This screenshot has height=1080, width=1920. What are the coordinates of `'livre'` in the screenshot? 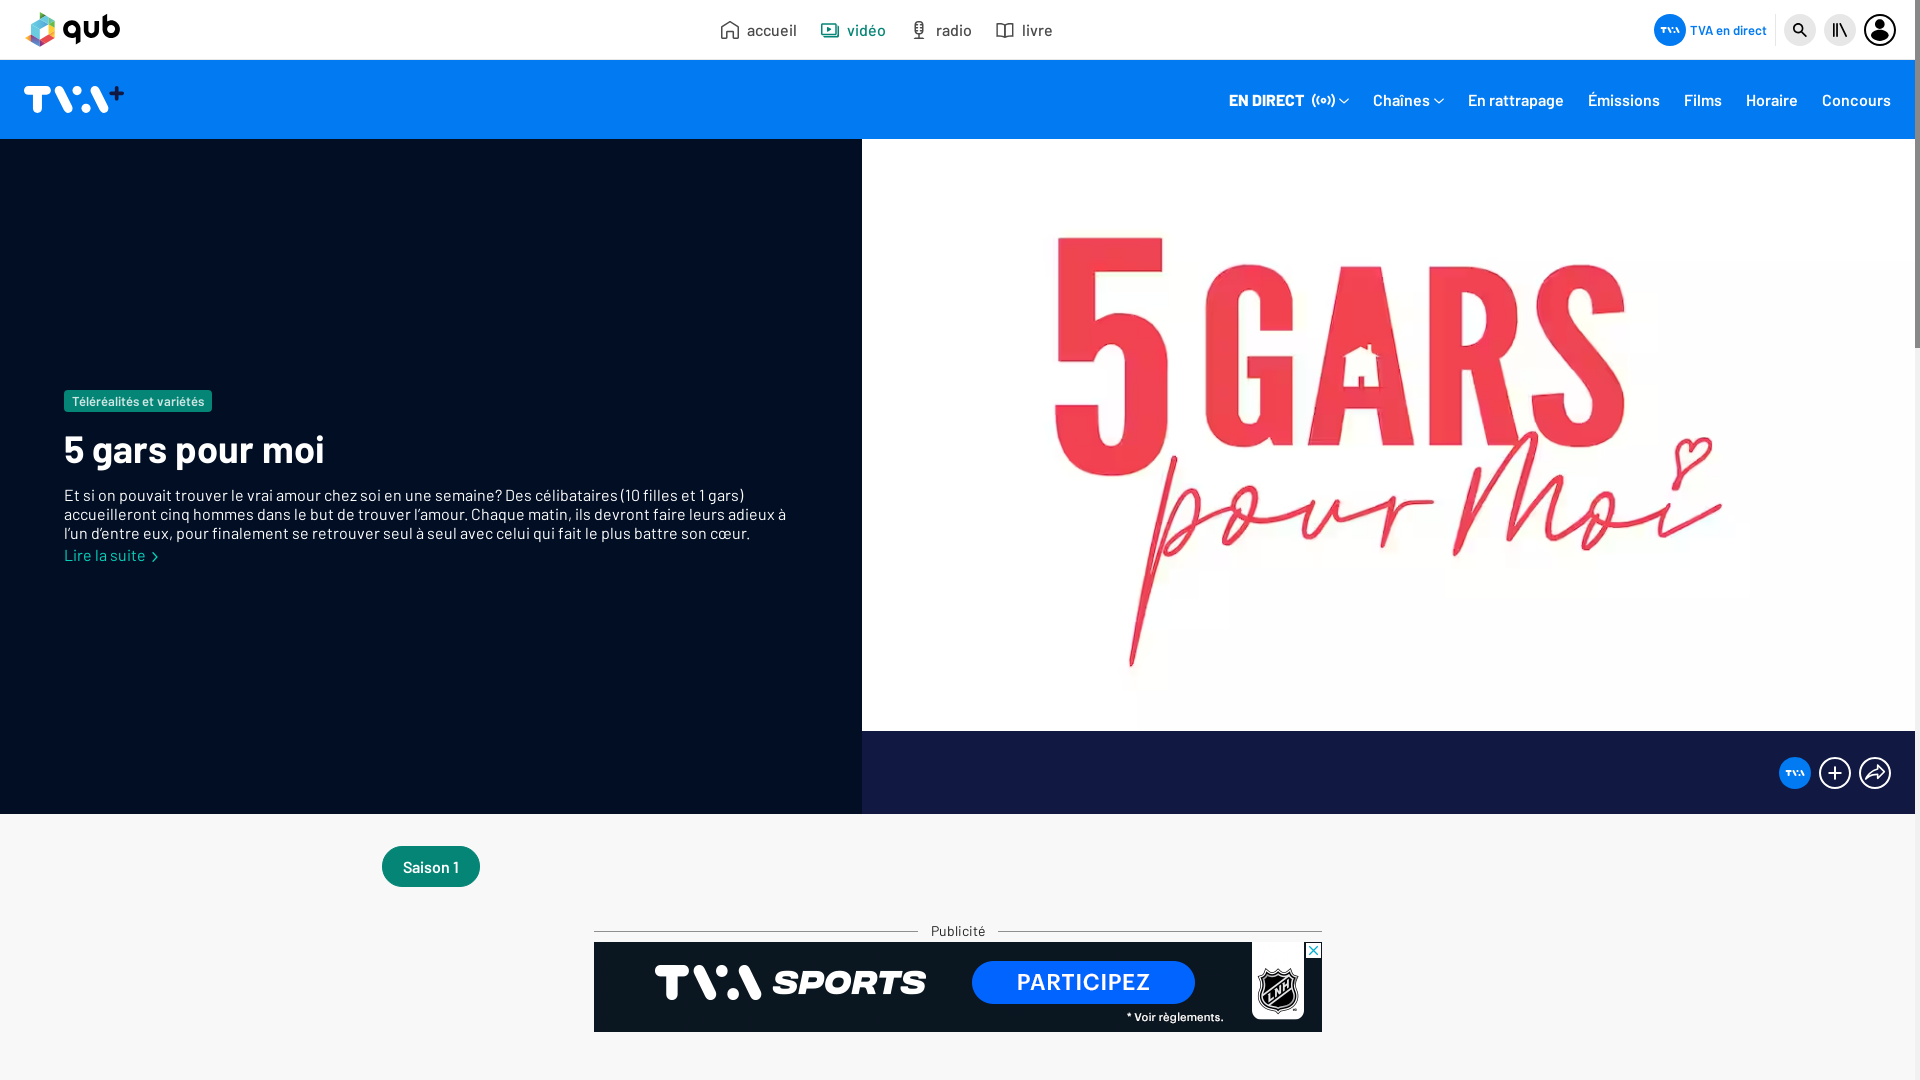 It's located at (1024, 29).